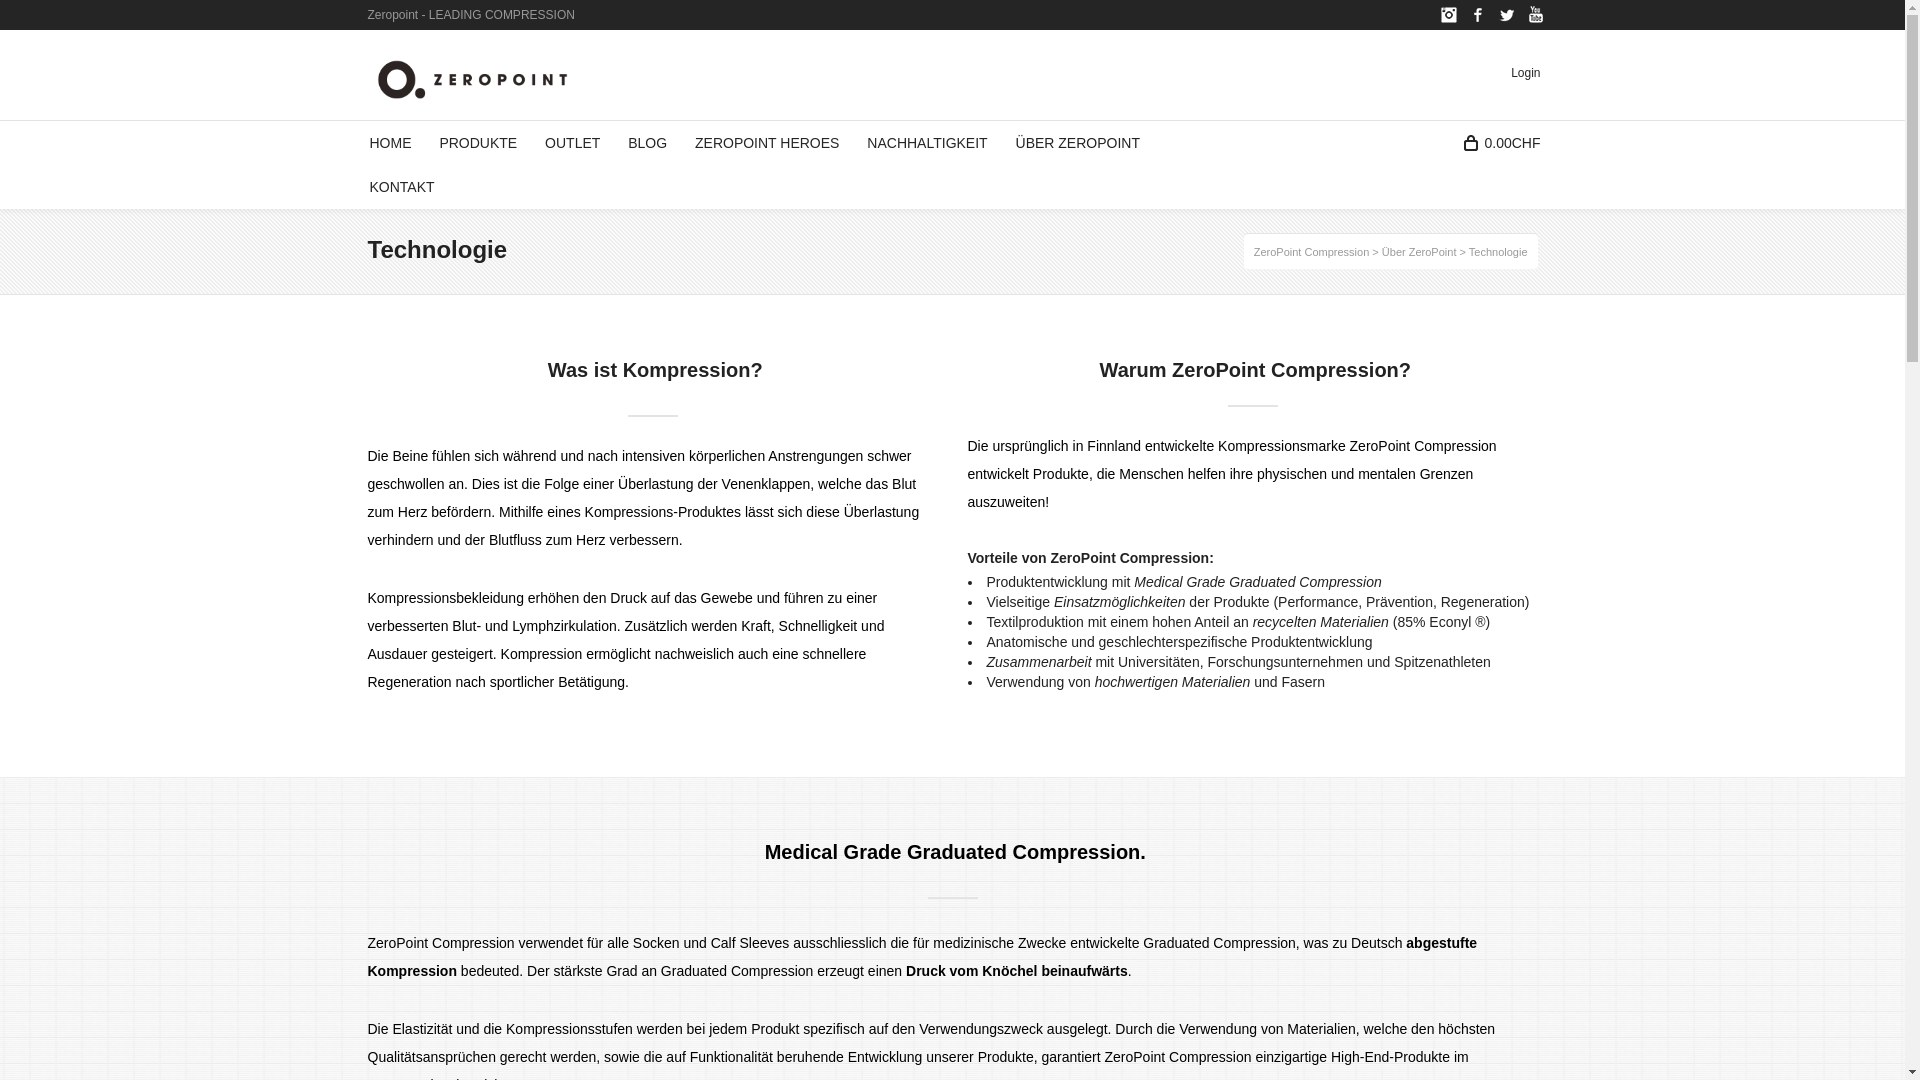  What do you see at coordinates (1311, 250) in the screenshot?
I see `'ZeroPoint Compression'` at bounding box center [1311, 250].